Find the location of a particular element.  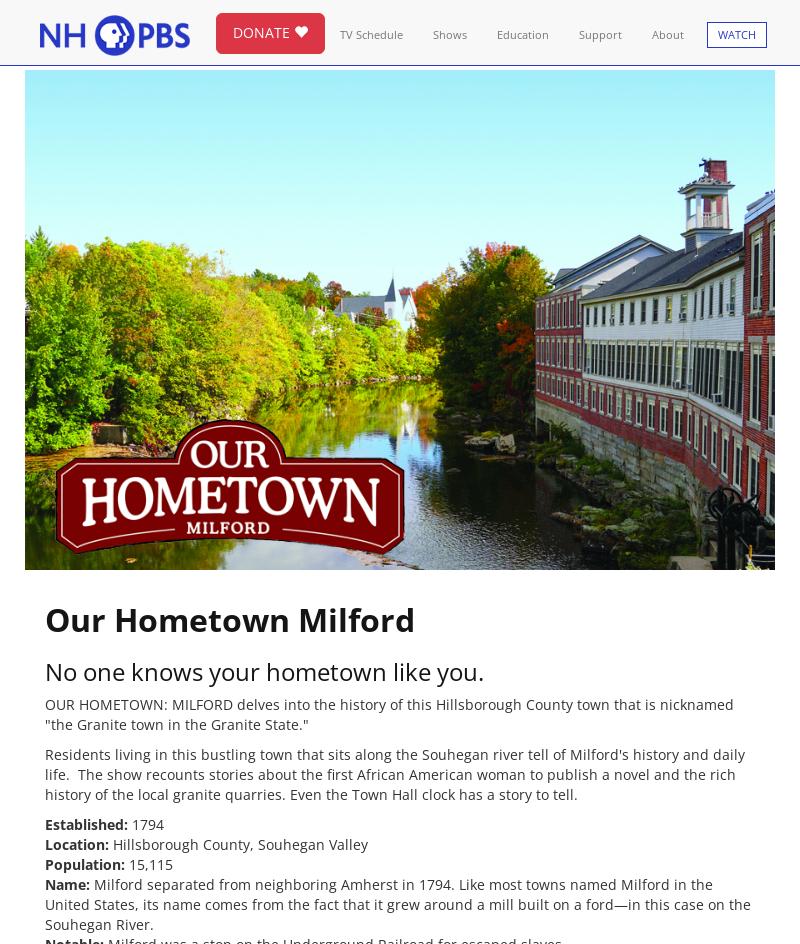

'Residents living in this bustling town that sits along the Souhegan river tell of Milford's history and daily life.  The show recounts stories about the first African American woman to publish a novel and the rich history of the local granite quarries. Even the Town Hall clock has a story to tell.' is located at coordinates (44, 772).